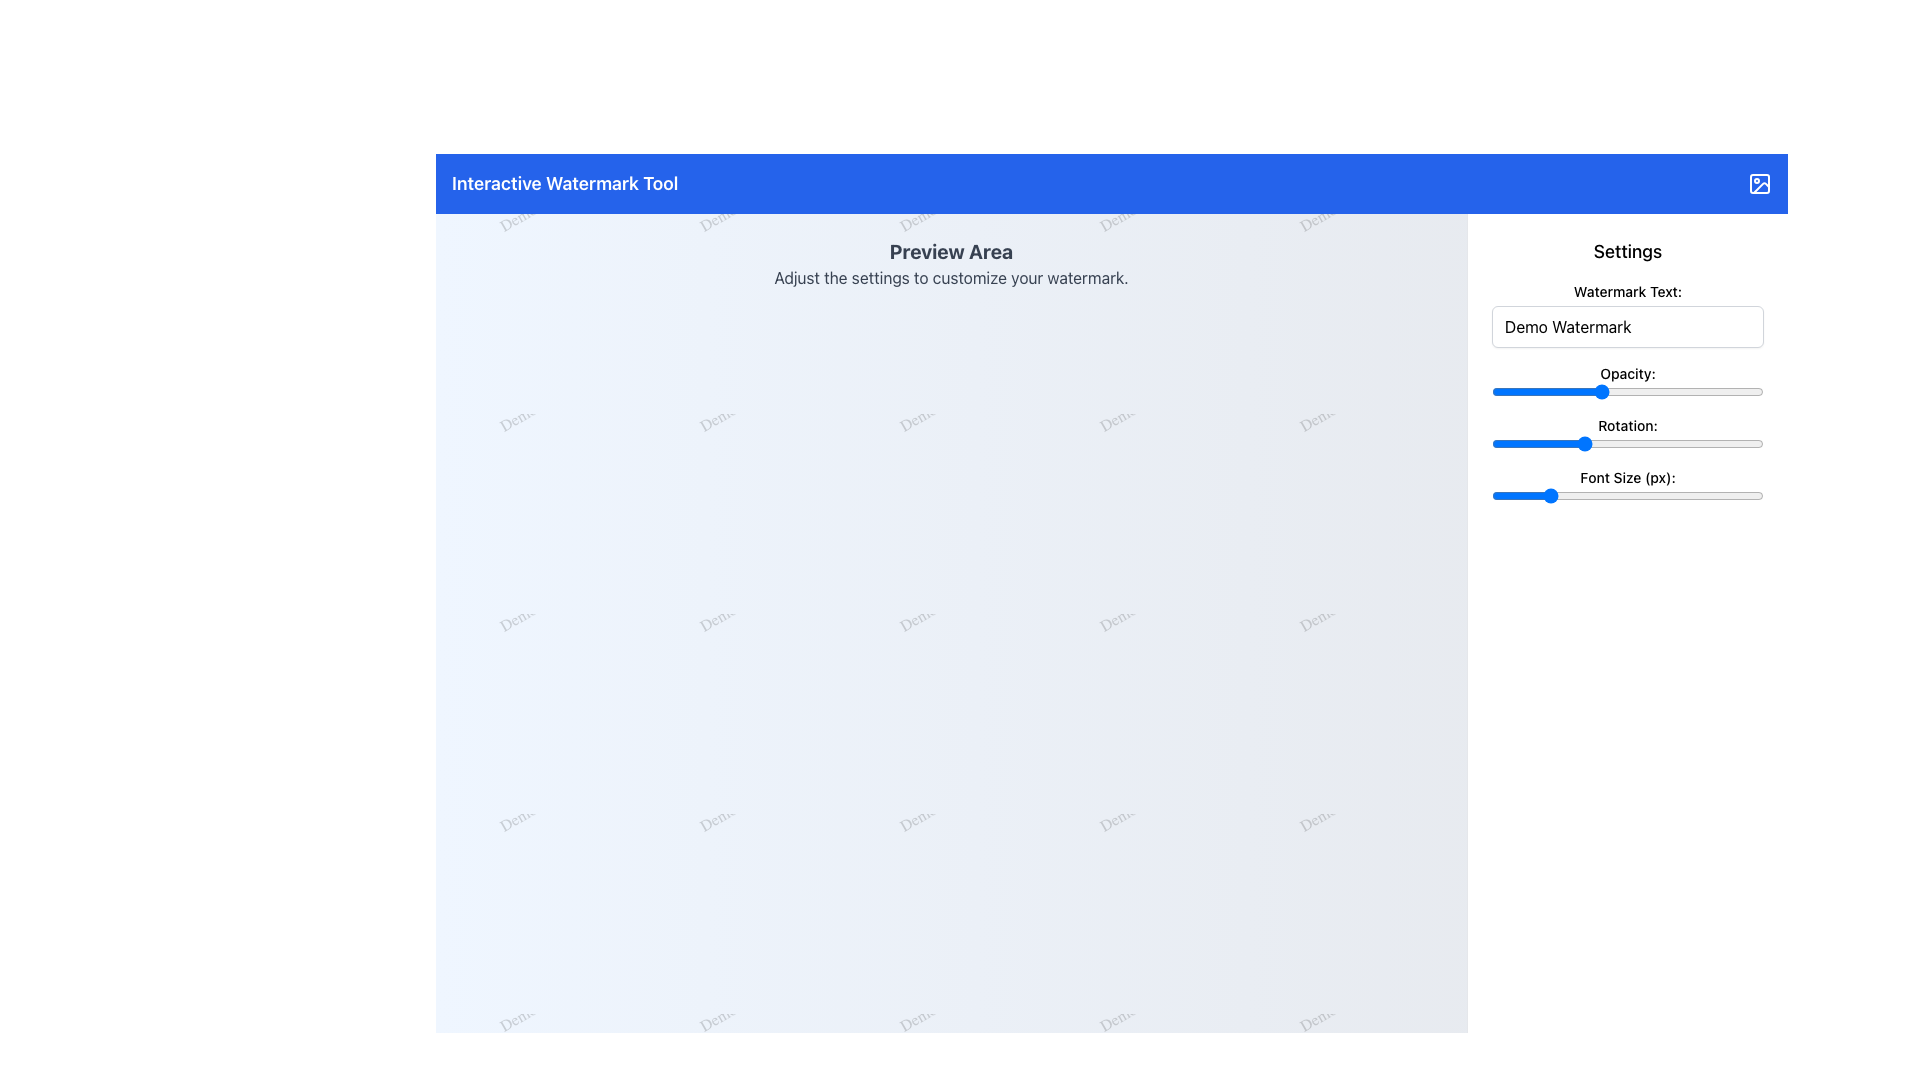 The width and height of the screenshot is (1920, 1080). I want to click on font size, so click(1636, 495).